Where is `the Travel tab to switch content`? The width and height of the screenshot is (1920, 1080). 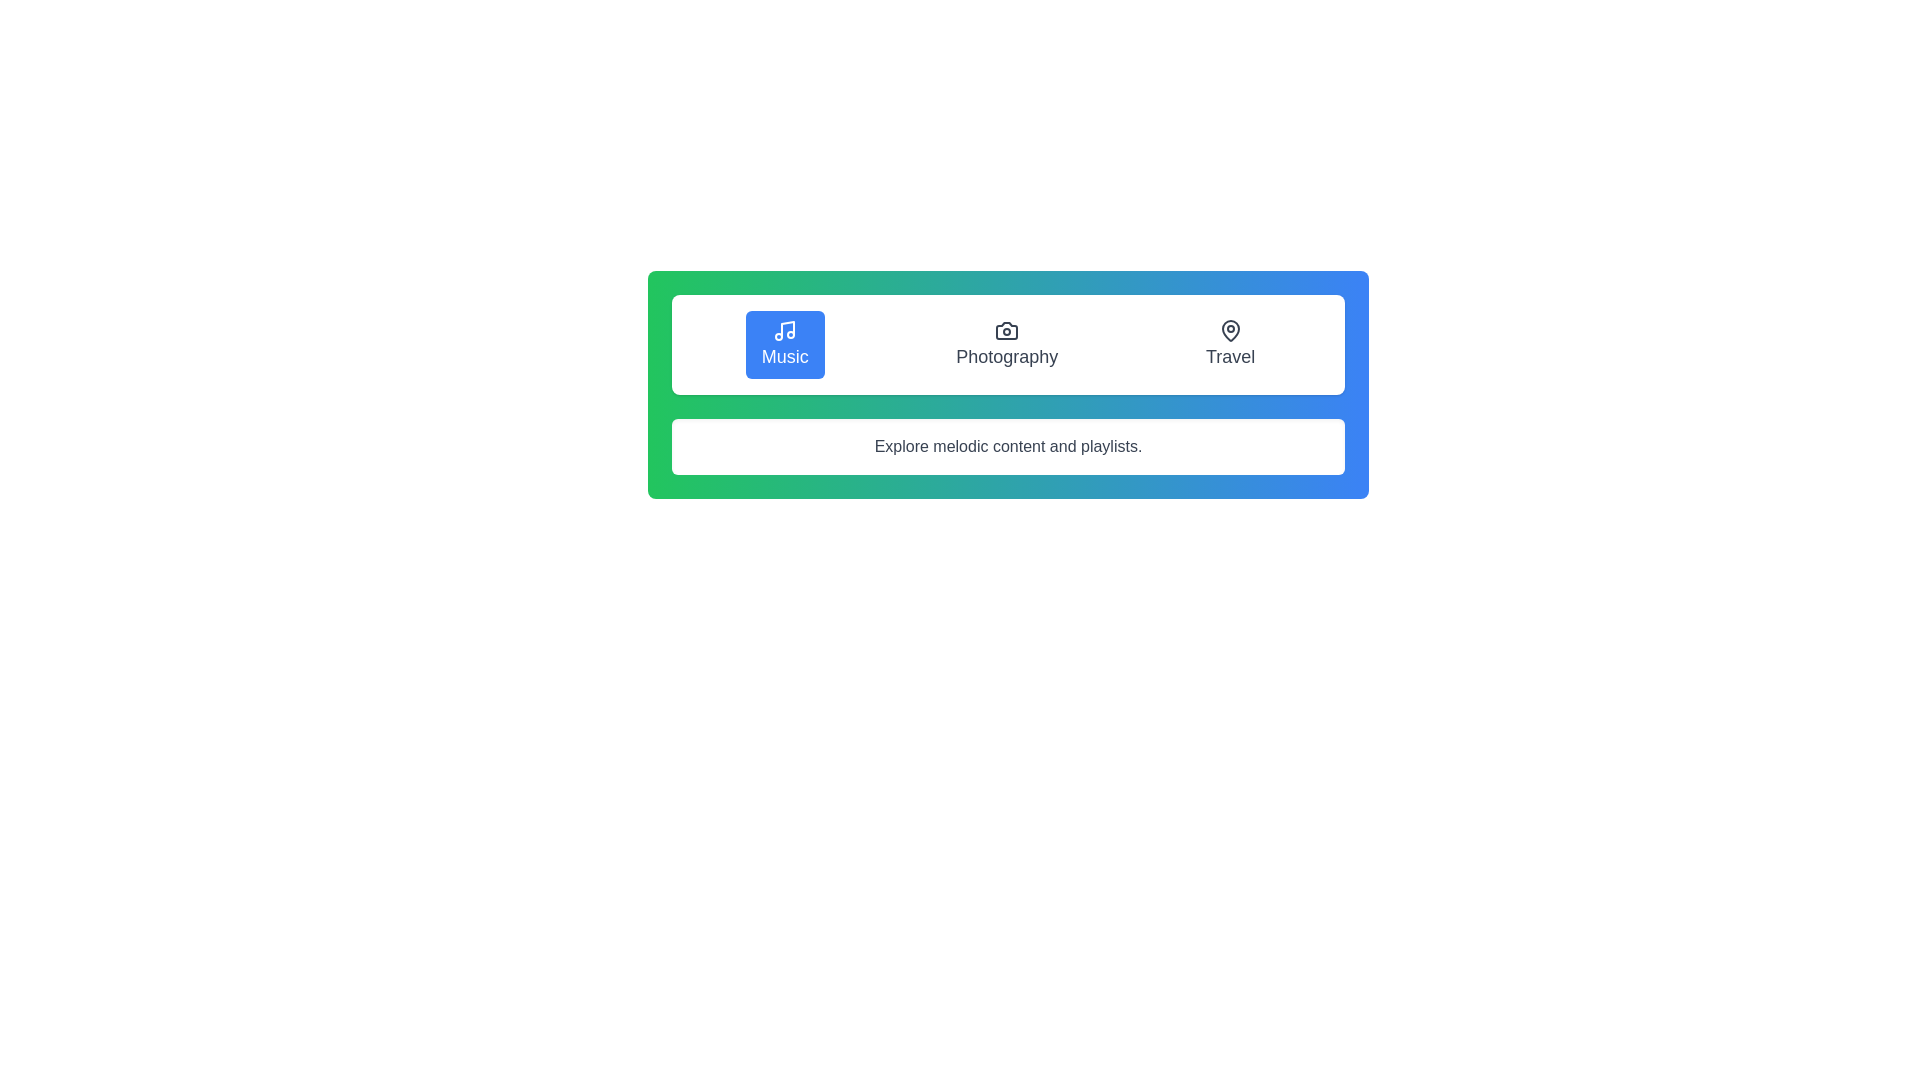 the Travel tab to switch content is located at coordinates (1228, 343).